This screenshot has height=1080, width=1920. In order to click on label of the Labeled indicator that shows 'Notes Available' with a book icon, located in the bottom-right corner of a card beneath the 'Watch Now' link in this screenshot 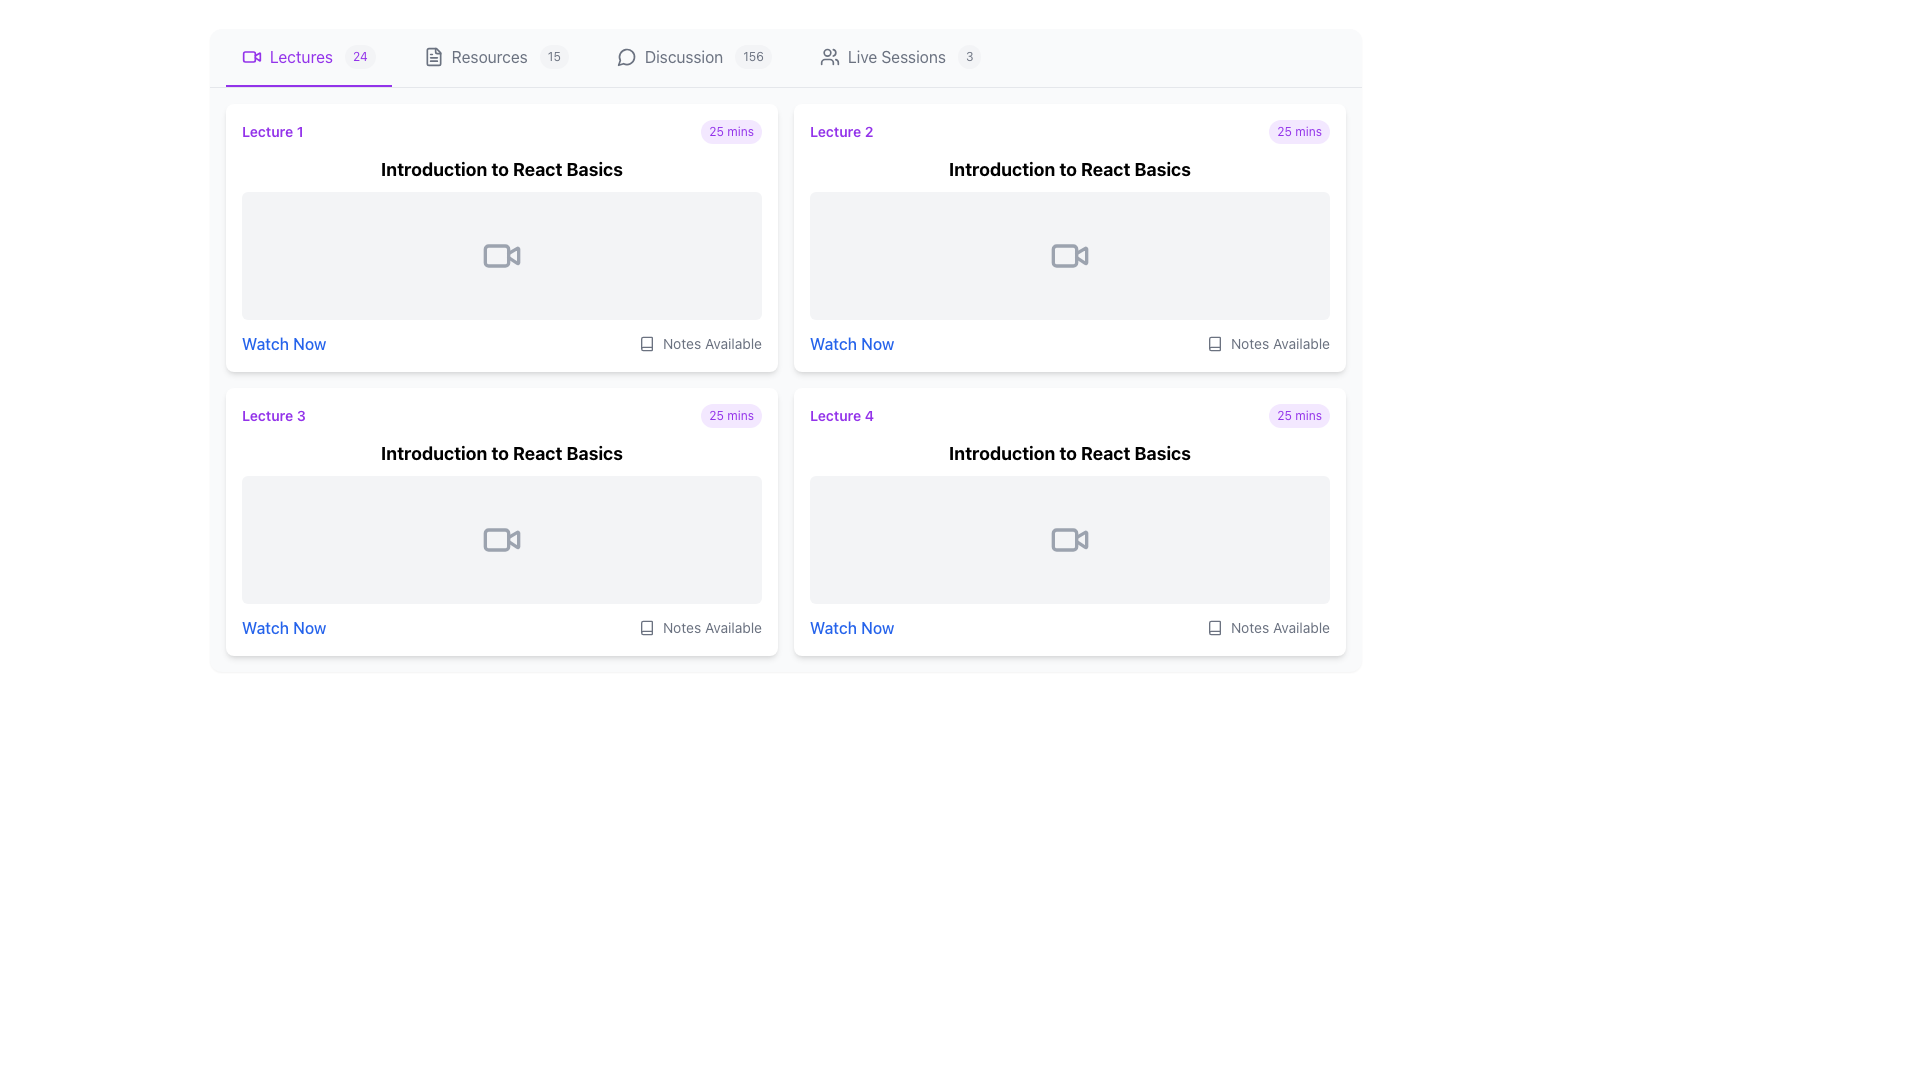, I will do `click(1267, 627)`.